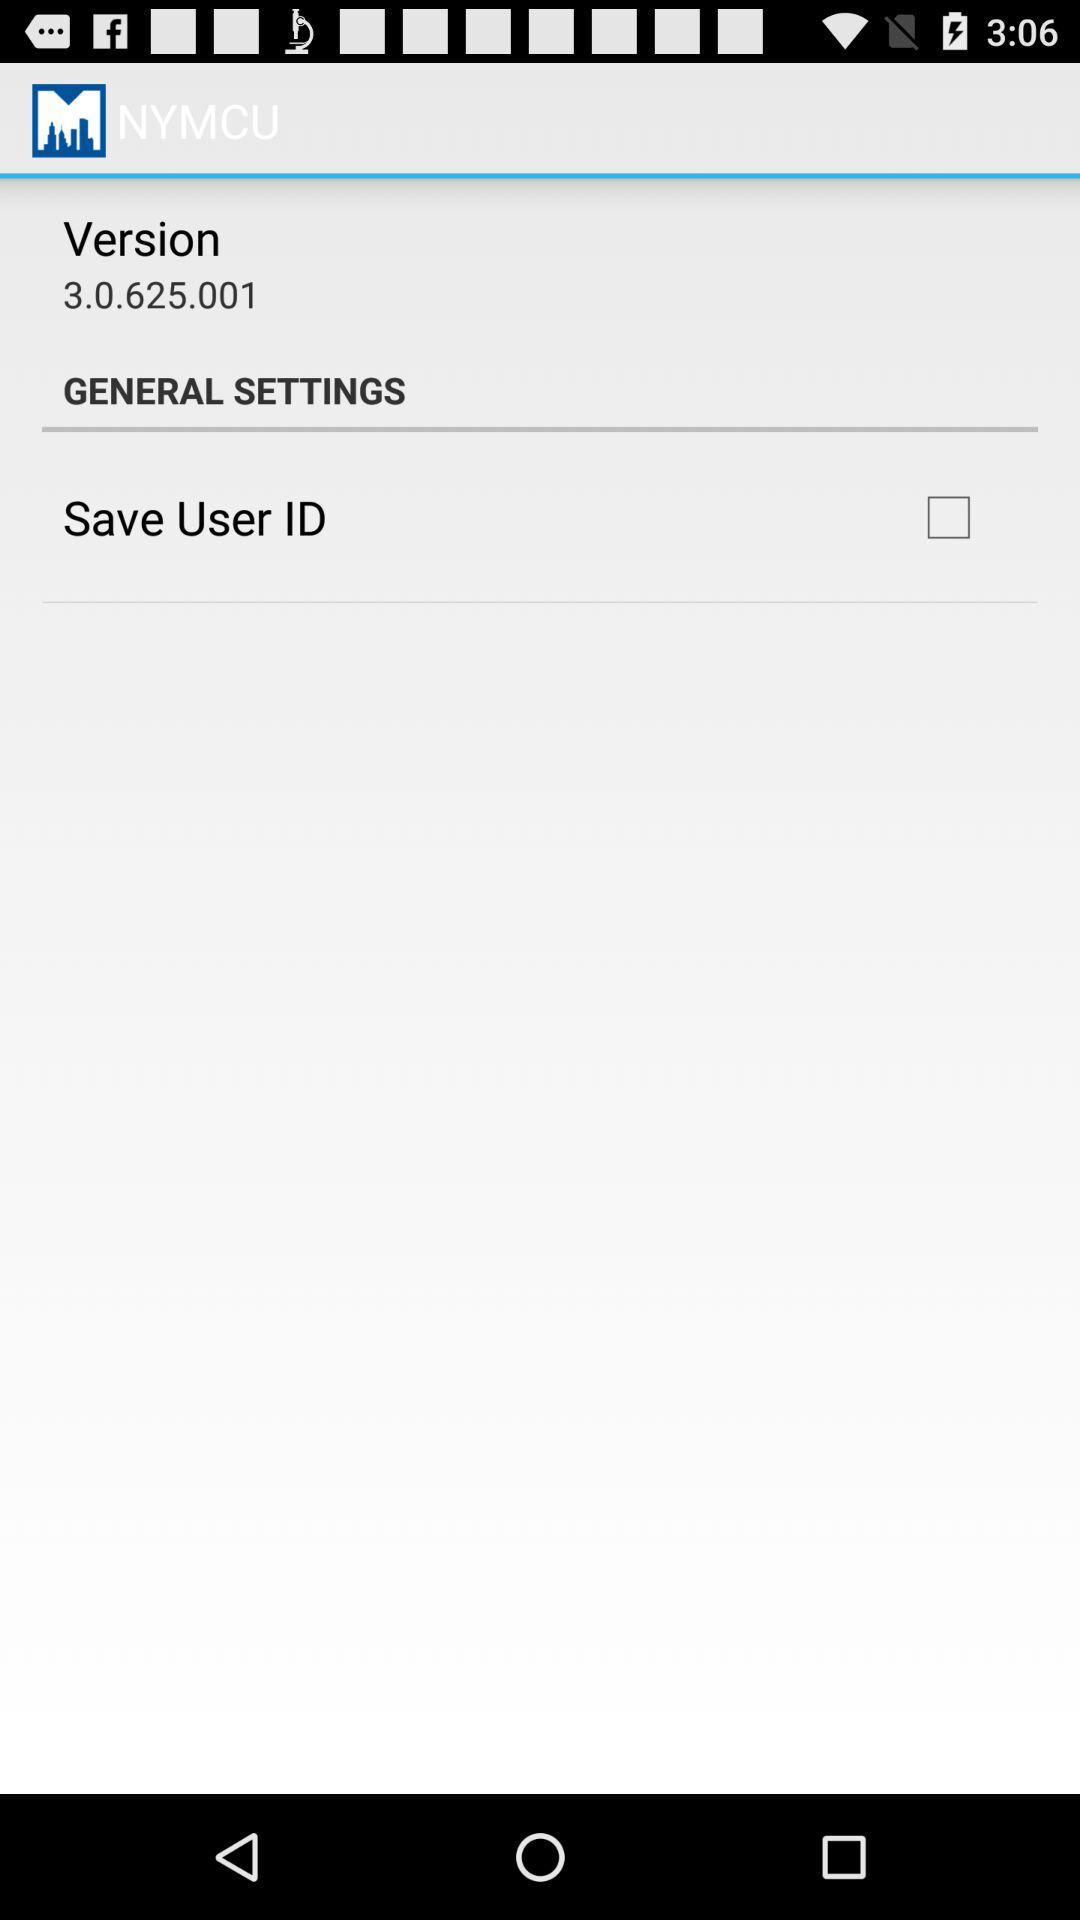  Describe the element at coordinates (141, 237) in the screenshot. I see `app above 3 0 625 app` at that location.